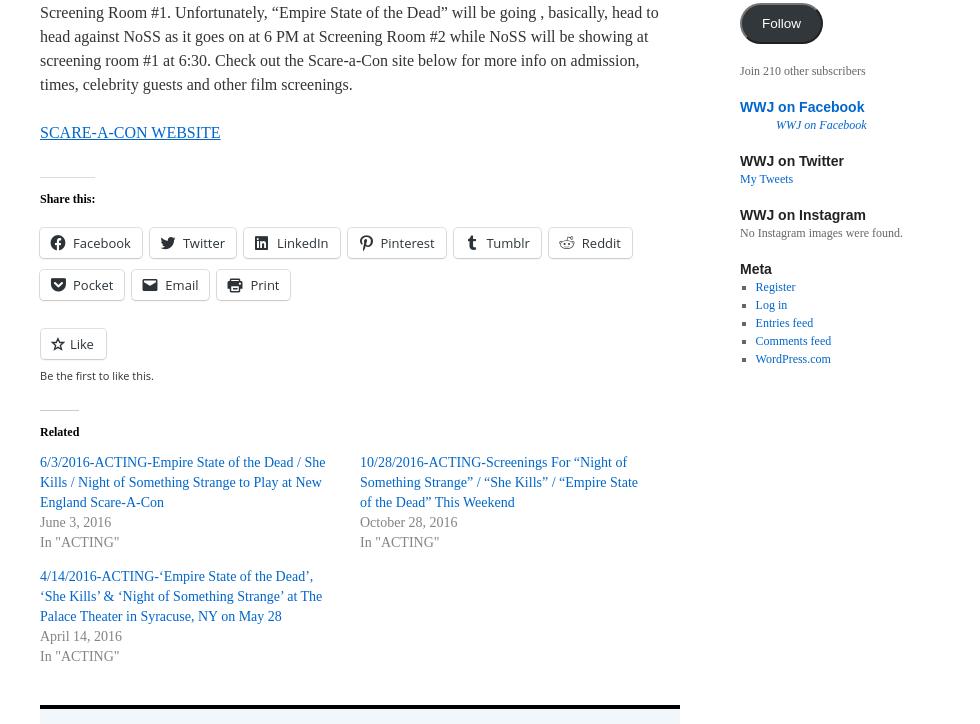 Image resolution: width=980 pixels, height=724 pixels. Describe the element at coordinates (302, 242) in the screenshot. I see `'LinkedIn'` at that location.